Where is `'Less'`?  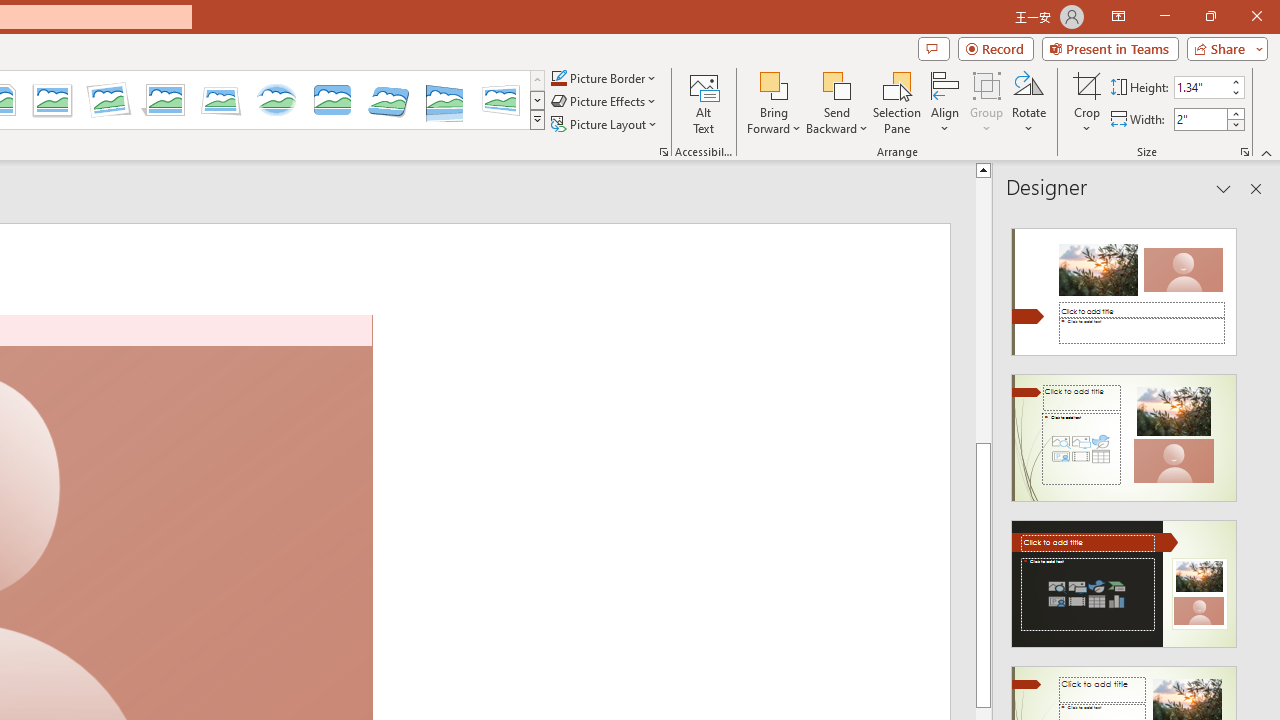 'Less' is located at coordinates (1234, 124).